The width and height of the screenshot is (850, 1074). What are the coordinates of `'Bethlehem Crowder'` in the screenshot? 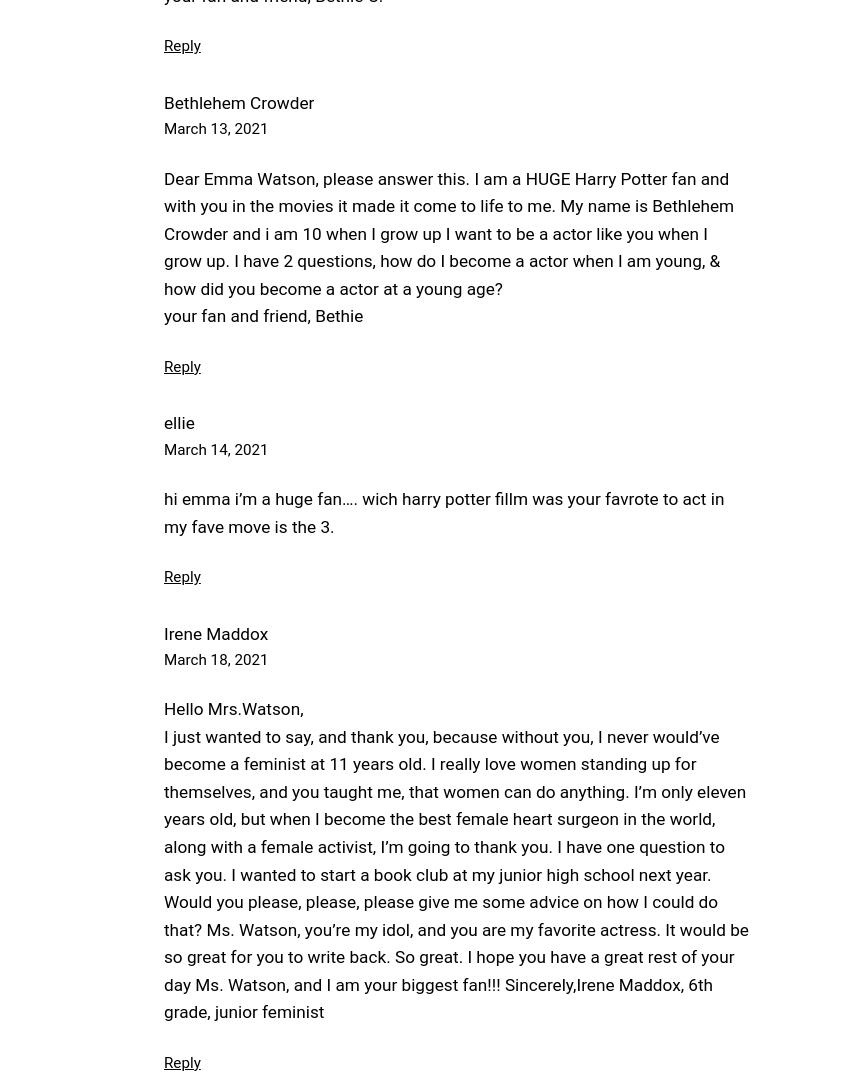 It's located at (239, 102).